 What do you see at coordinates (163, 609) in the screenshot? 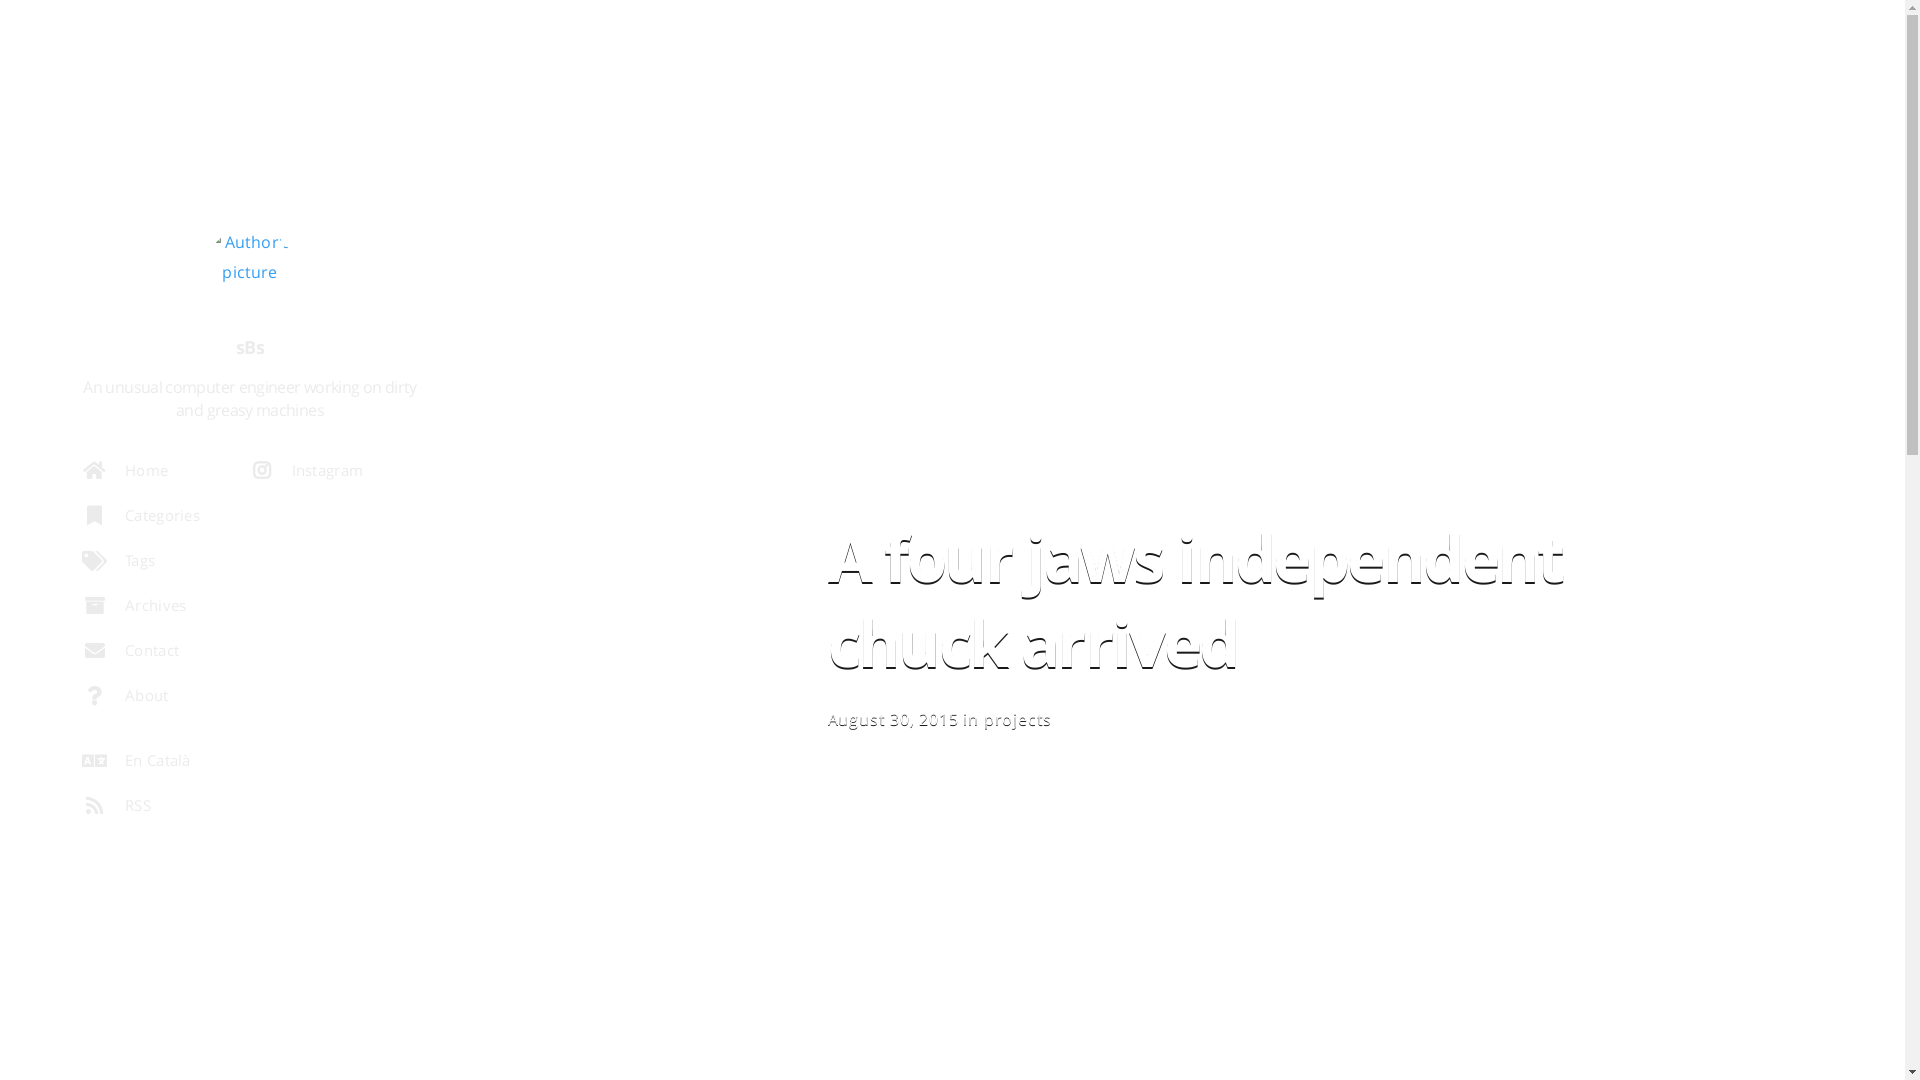
I see `'Archives'` at bounding box center [163, 609].